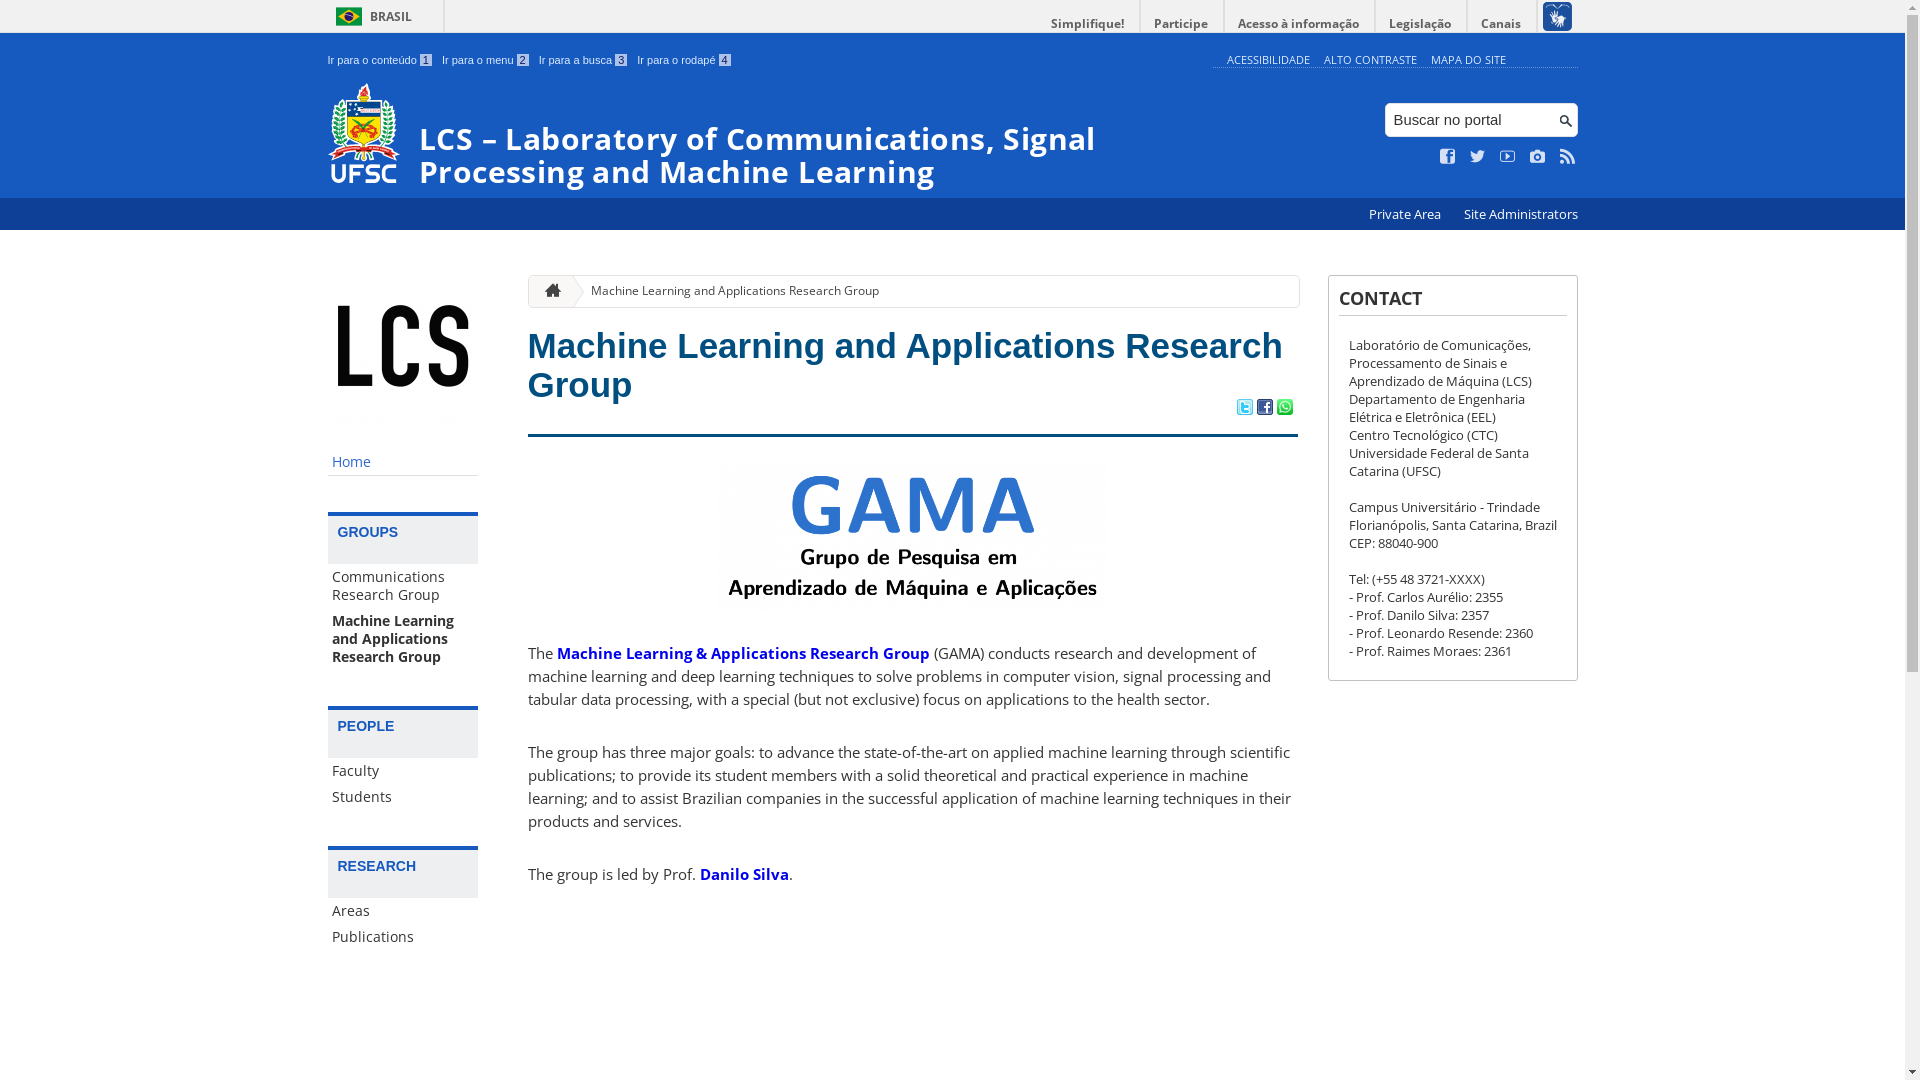 The width and height of the screenshot is (1920, 1080). Describe the element at coordinates (402, 910) in the screenshot. I see `'Areas'` at that location.